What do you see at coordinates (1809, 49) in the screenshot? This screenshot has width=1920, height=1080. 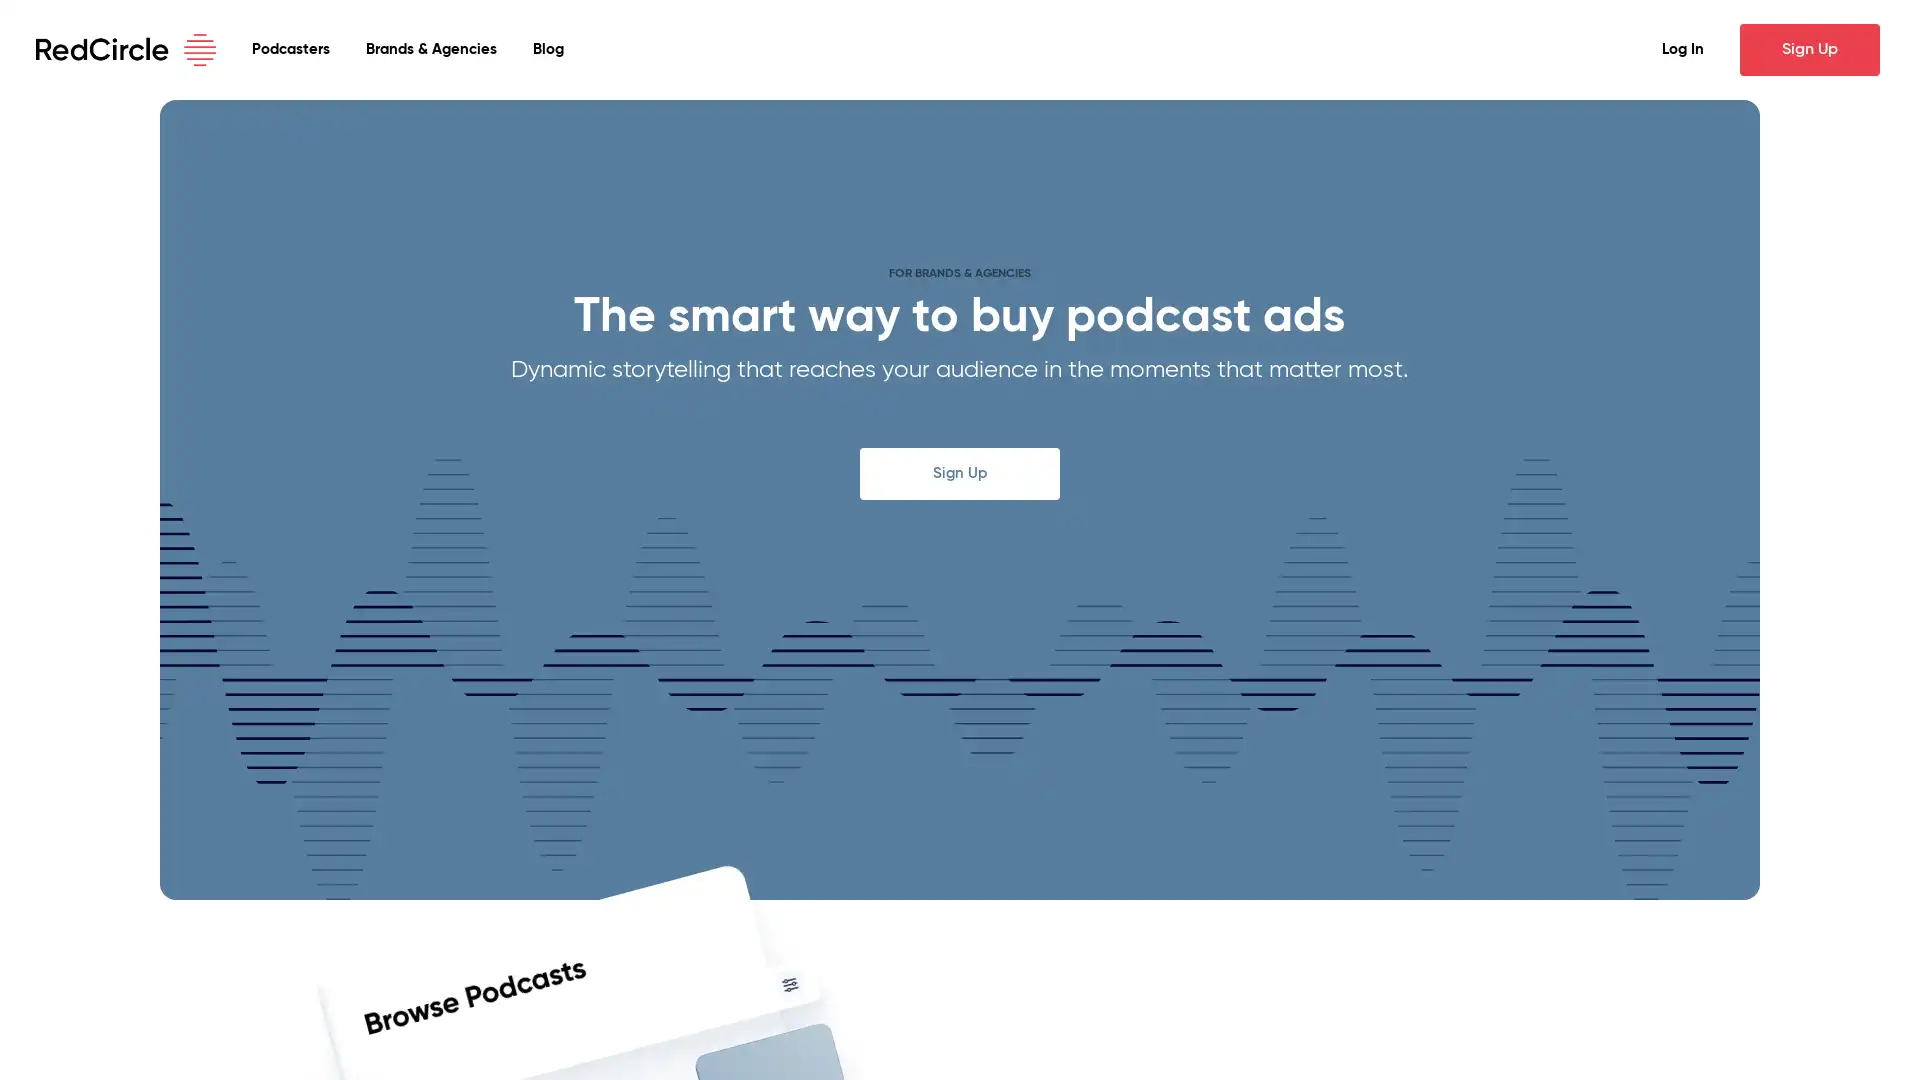 I see `Sign Up` at bounding box center [1809, 49].